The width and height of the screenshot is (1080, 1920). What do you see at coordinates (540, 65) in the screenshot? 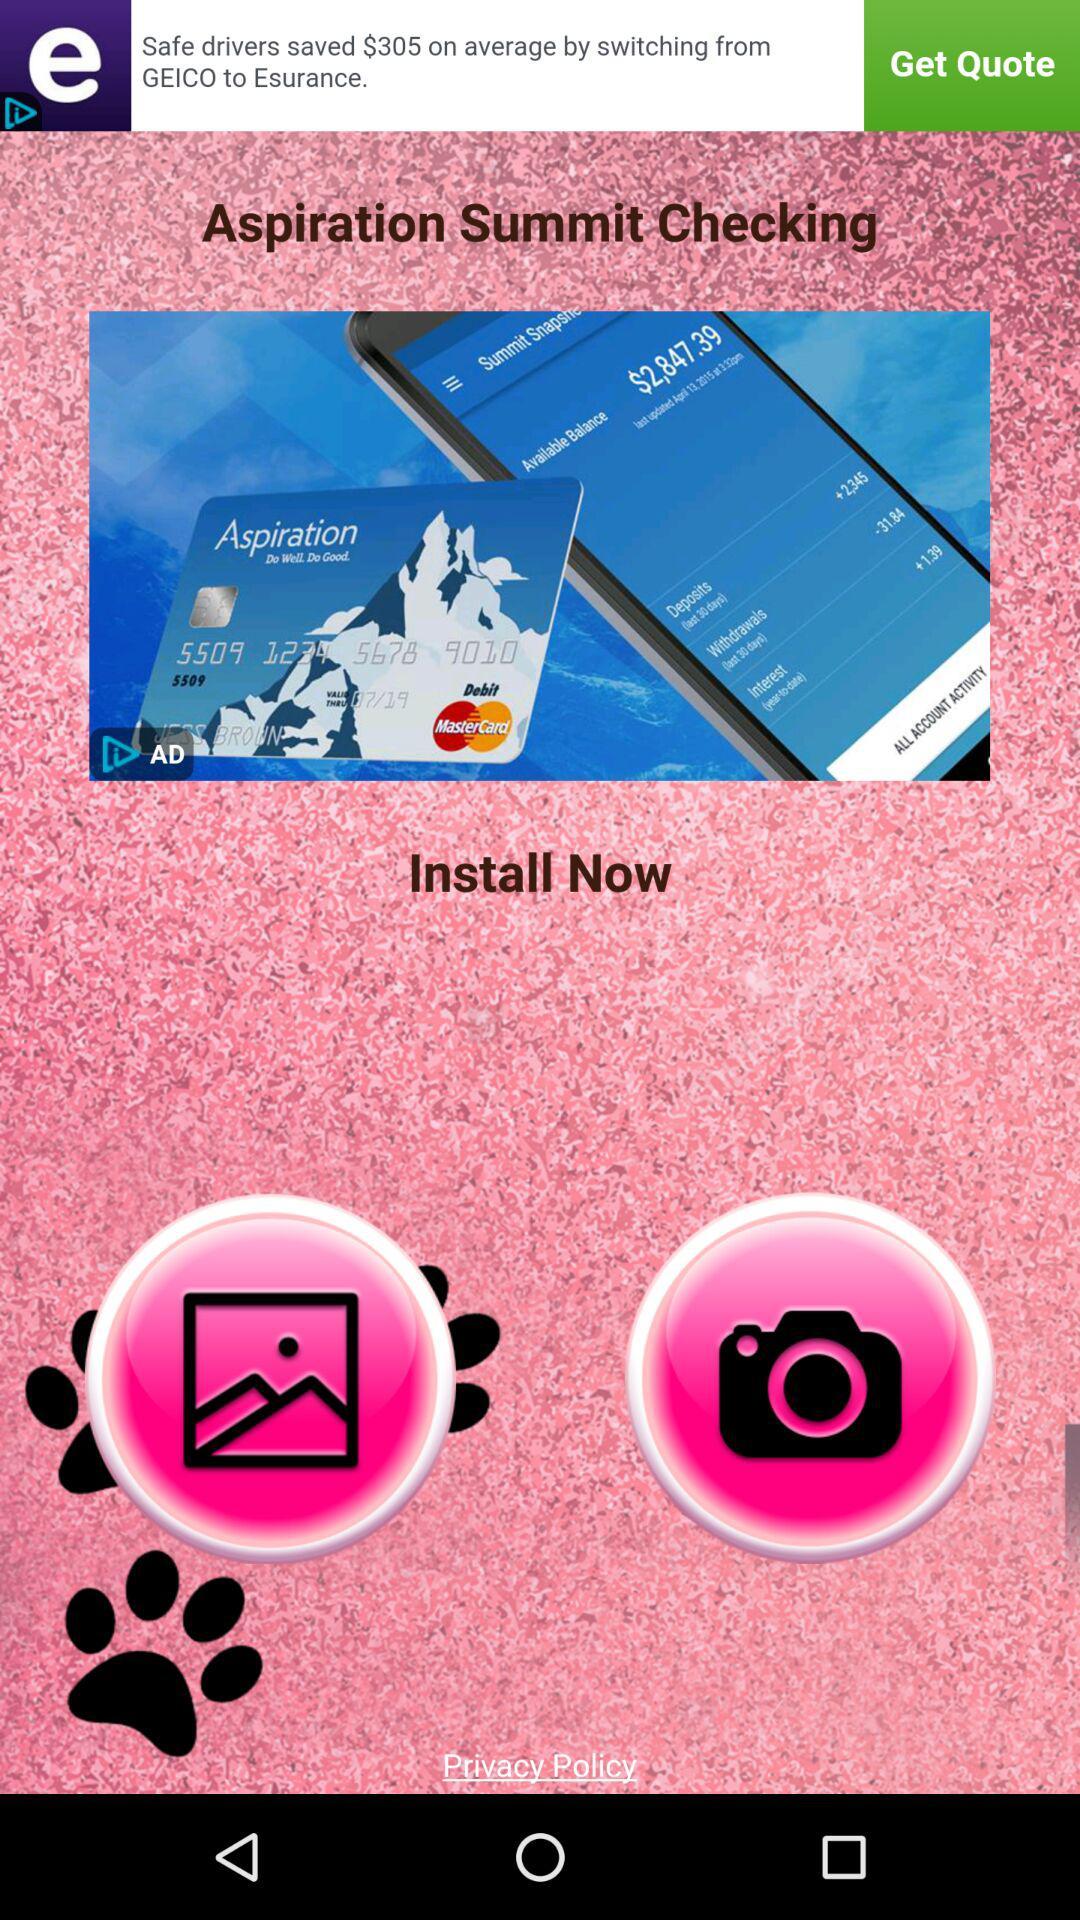
I see `type text box` at bounding box center [540, 65].